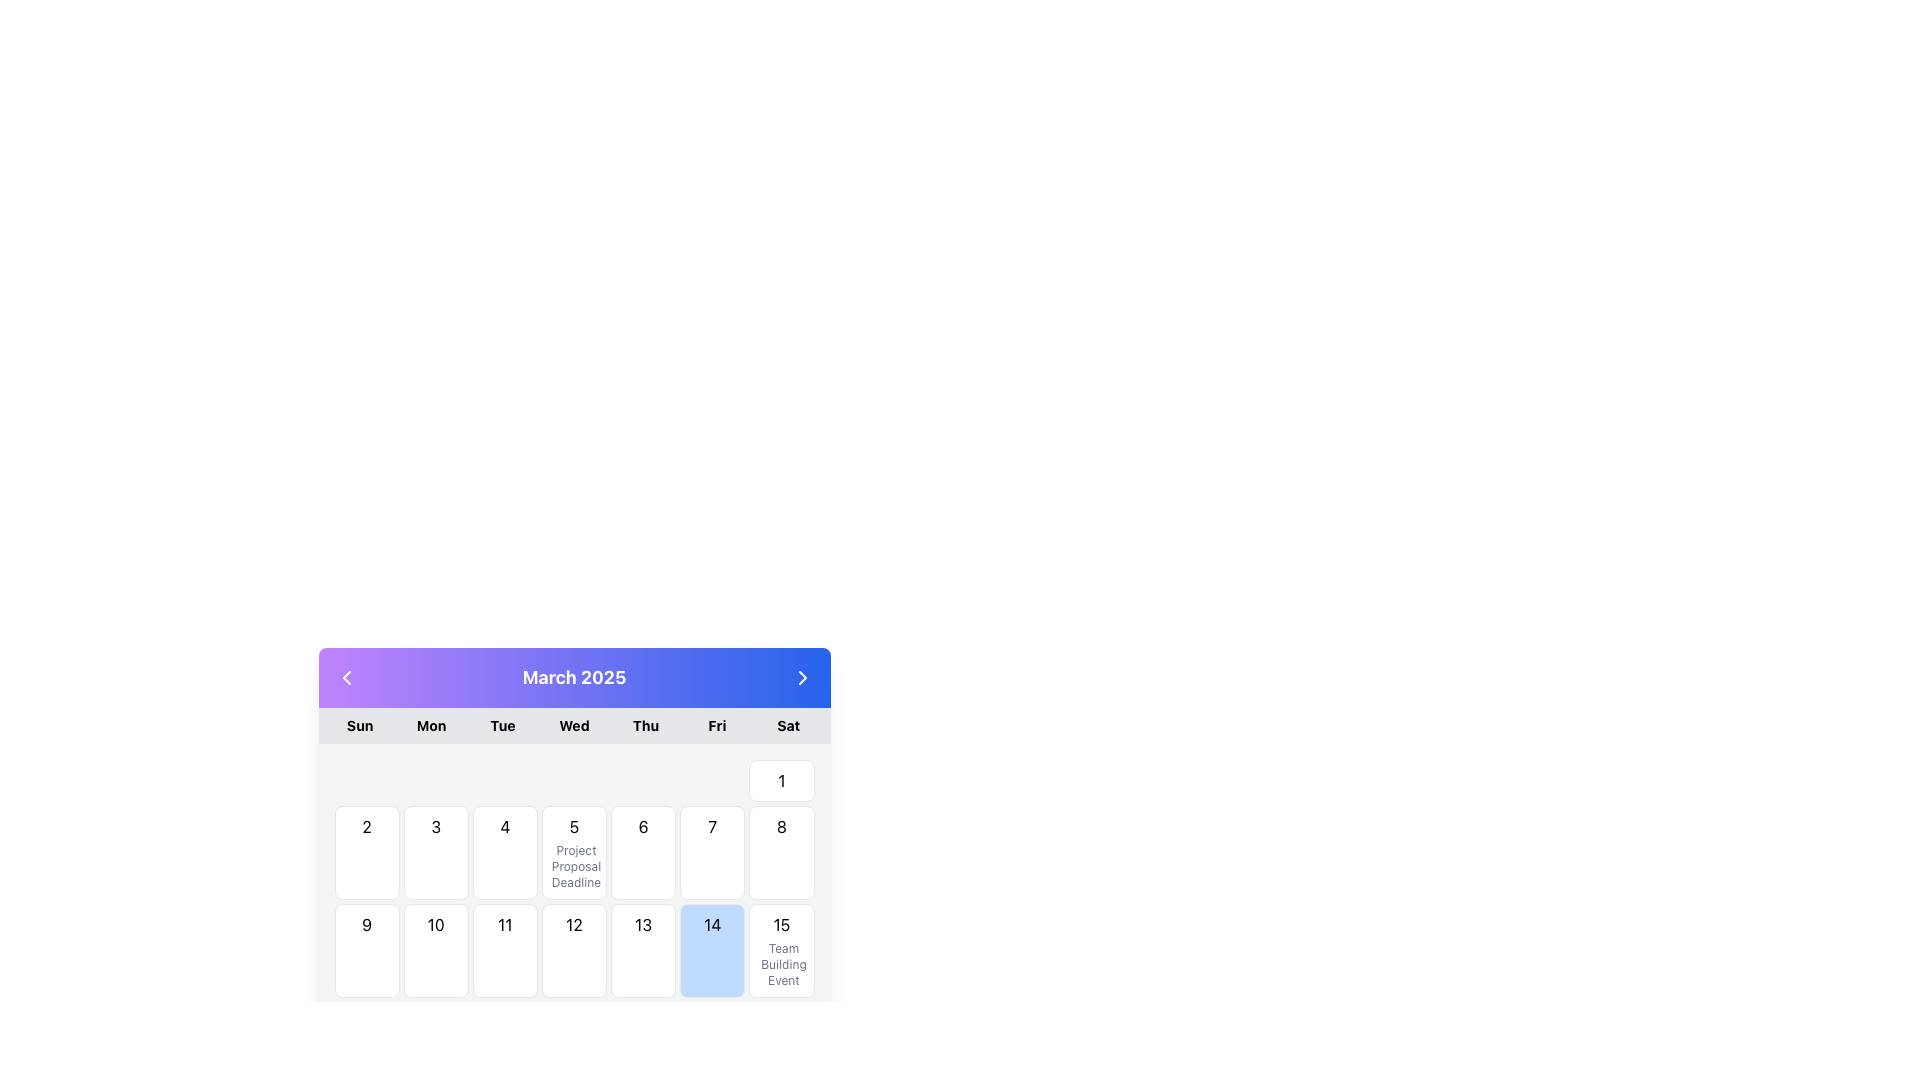 Image resolution: width=1920 pixels, height=1080 pixels. What do you see at coordinates (643, 950) in the screenshot?
I see `the rectangular button with the number '13' centered in it` at bounding box center [643, 950].